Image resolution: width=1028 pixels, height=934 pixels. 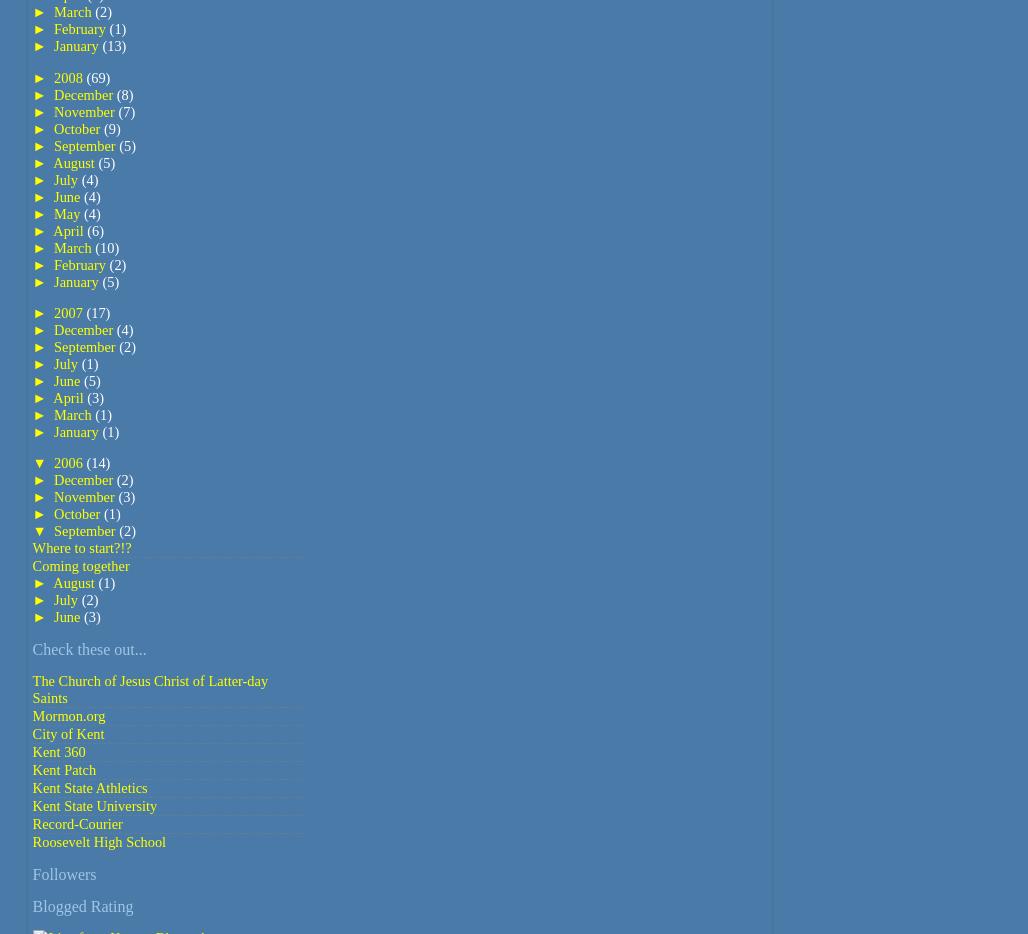 What do you see at coordinates (75, 823) in the screenshot?
I see `'Record-Courier'` at bounding box center [75, 823].